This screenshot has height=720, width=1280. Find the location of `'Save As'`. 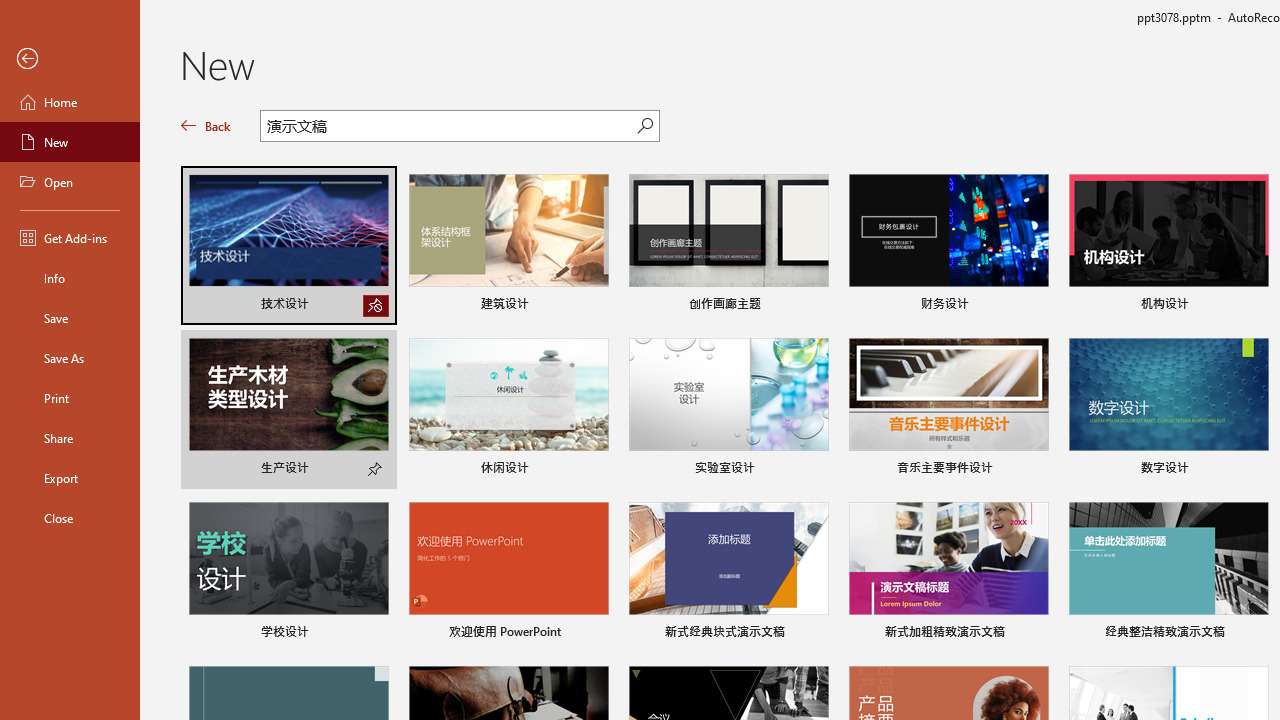

'Save As' is located at coordinates (69, 356).